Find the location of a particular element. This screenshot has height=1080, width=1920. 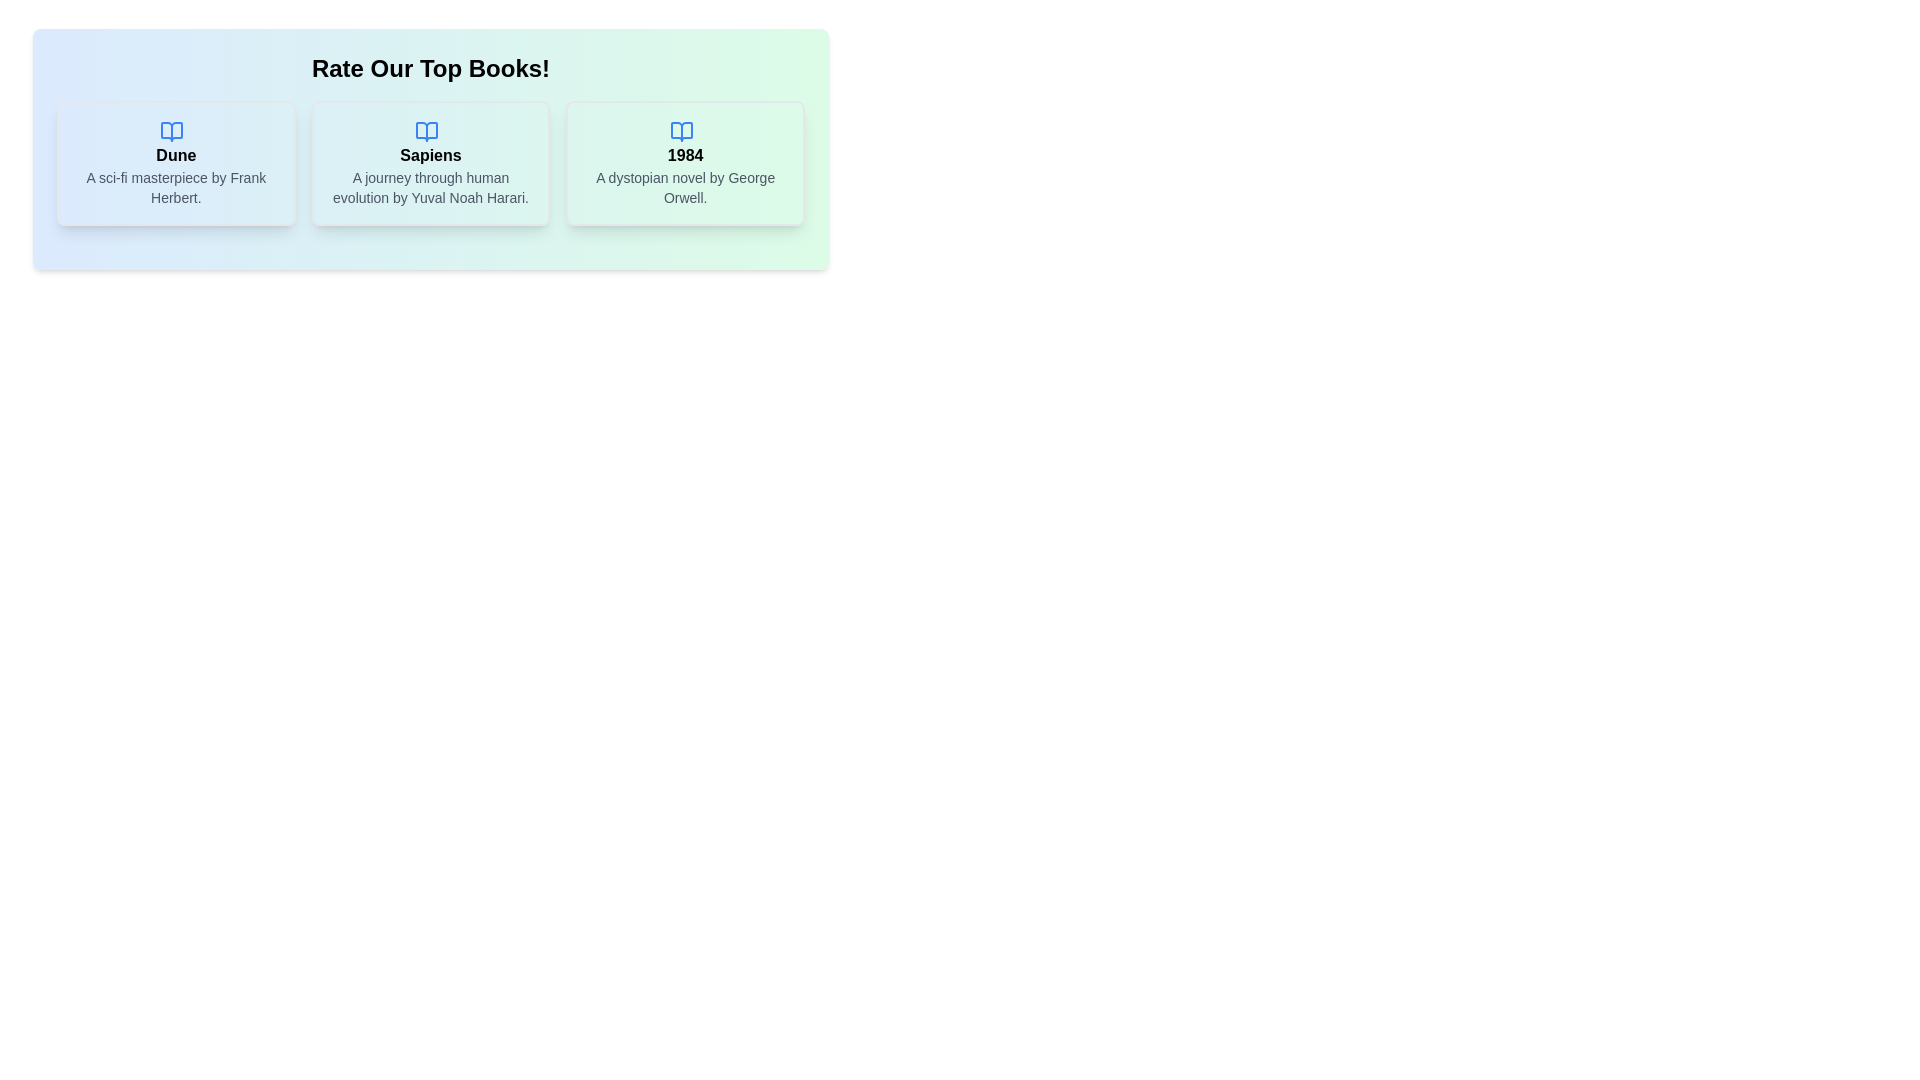

the text label reading 'A sci-fi masterpiece by Frank Herbert.' which is located beneath the title 'Dune' in the leftmost card of the 'Rate Our Top Books!' panel is located at coordinates (176, 187).